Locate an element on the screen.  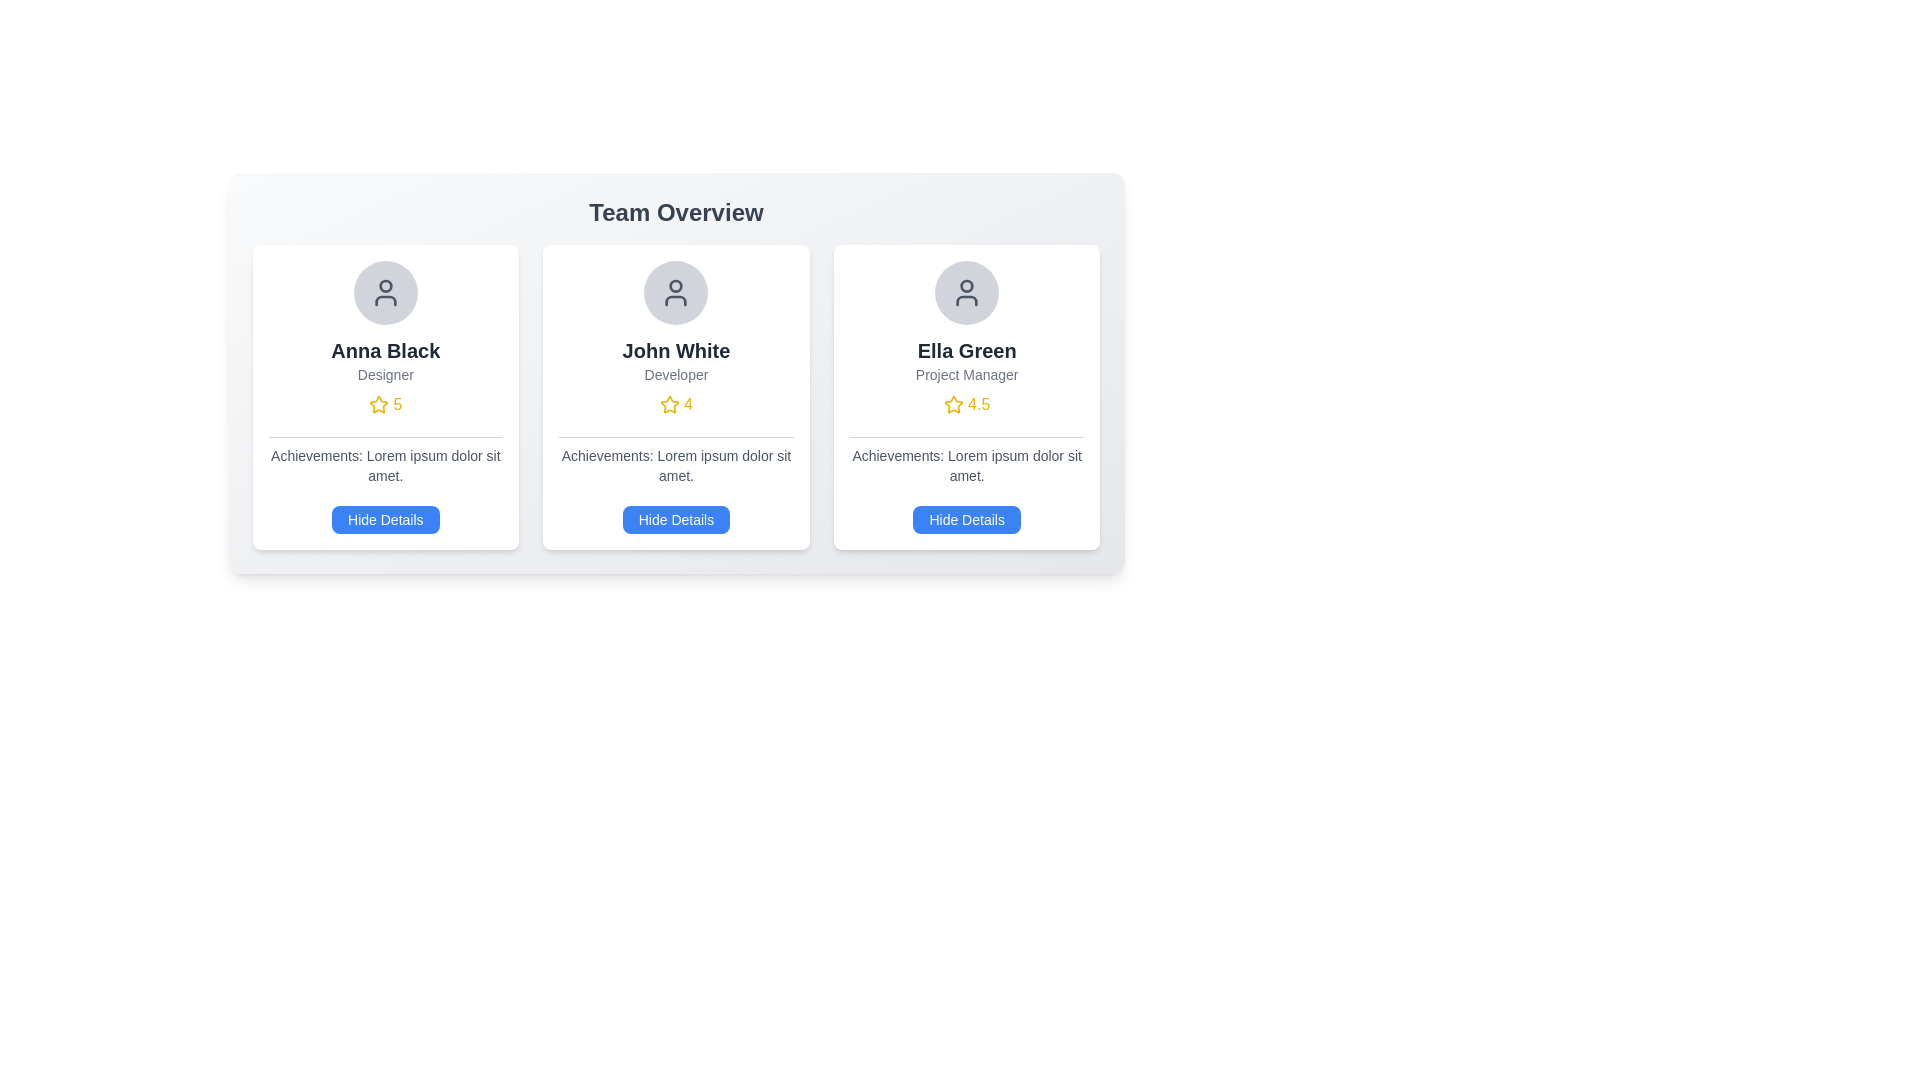
the circular decorative element indicating an alert or notification within the profile icon, located at the top center of the card above the name 'John White' is located at coordinates (676, 286).